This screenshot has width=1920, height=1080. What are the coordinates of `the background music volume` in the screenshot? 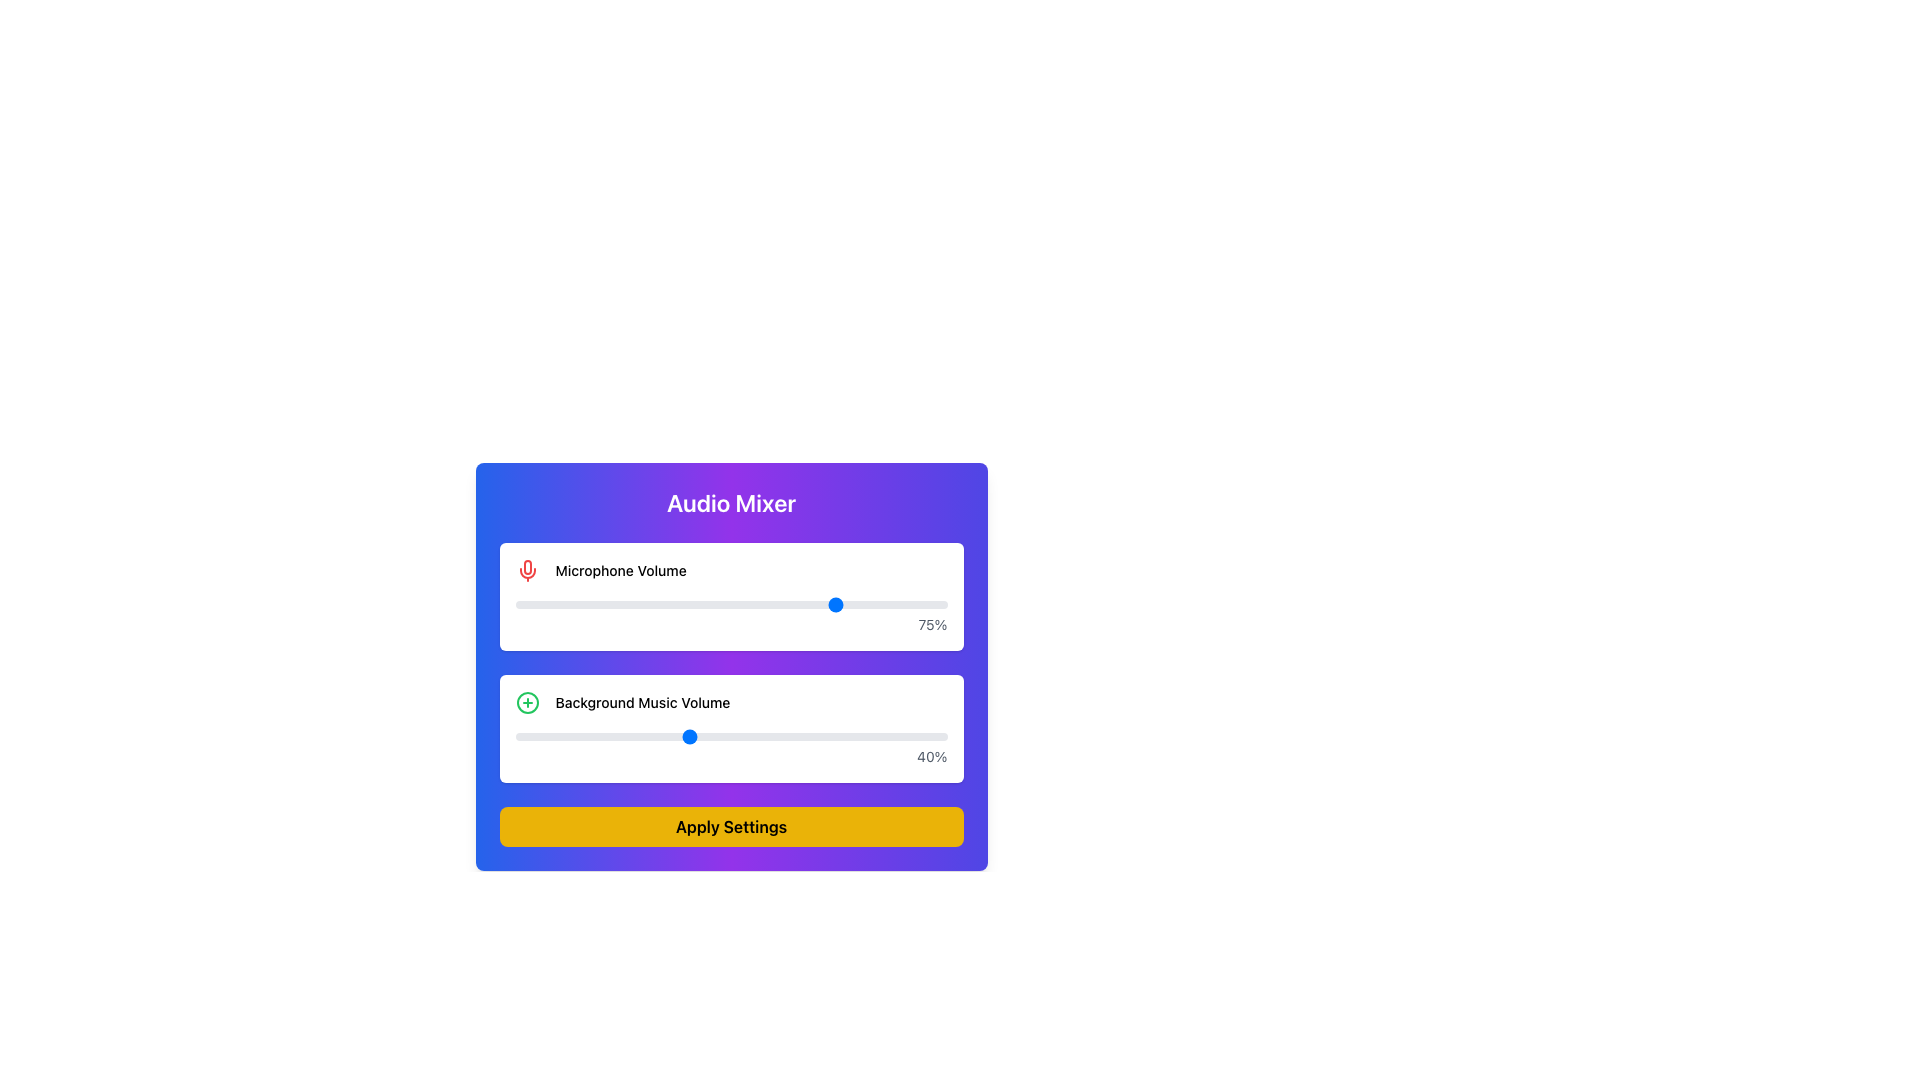 It's located at (666, 736).